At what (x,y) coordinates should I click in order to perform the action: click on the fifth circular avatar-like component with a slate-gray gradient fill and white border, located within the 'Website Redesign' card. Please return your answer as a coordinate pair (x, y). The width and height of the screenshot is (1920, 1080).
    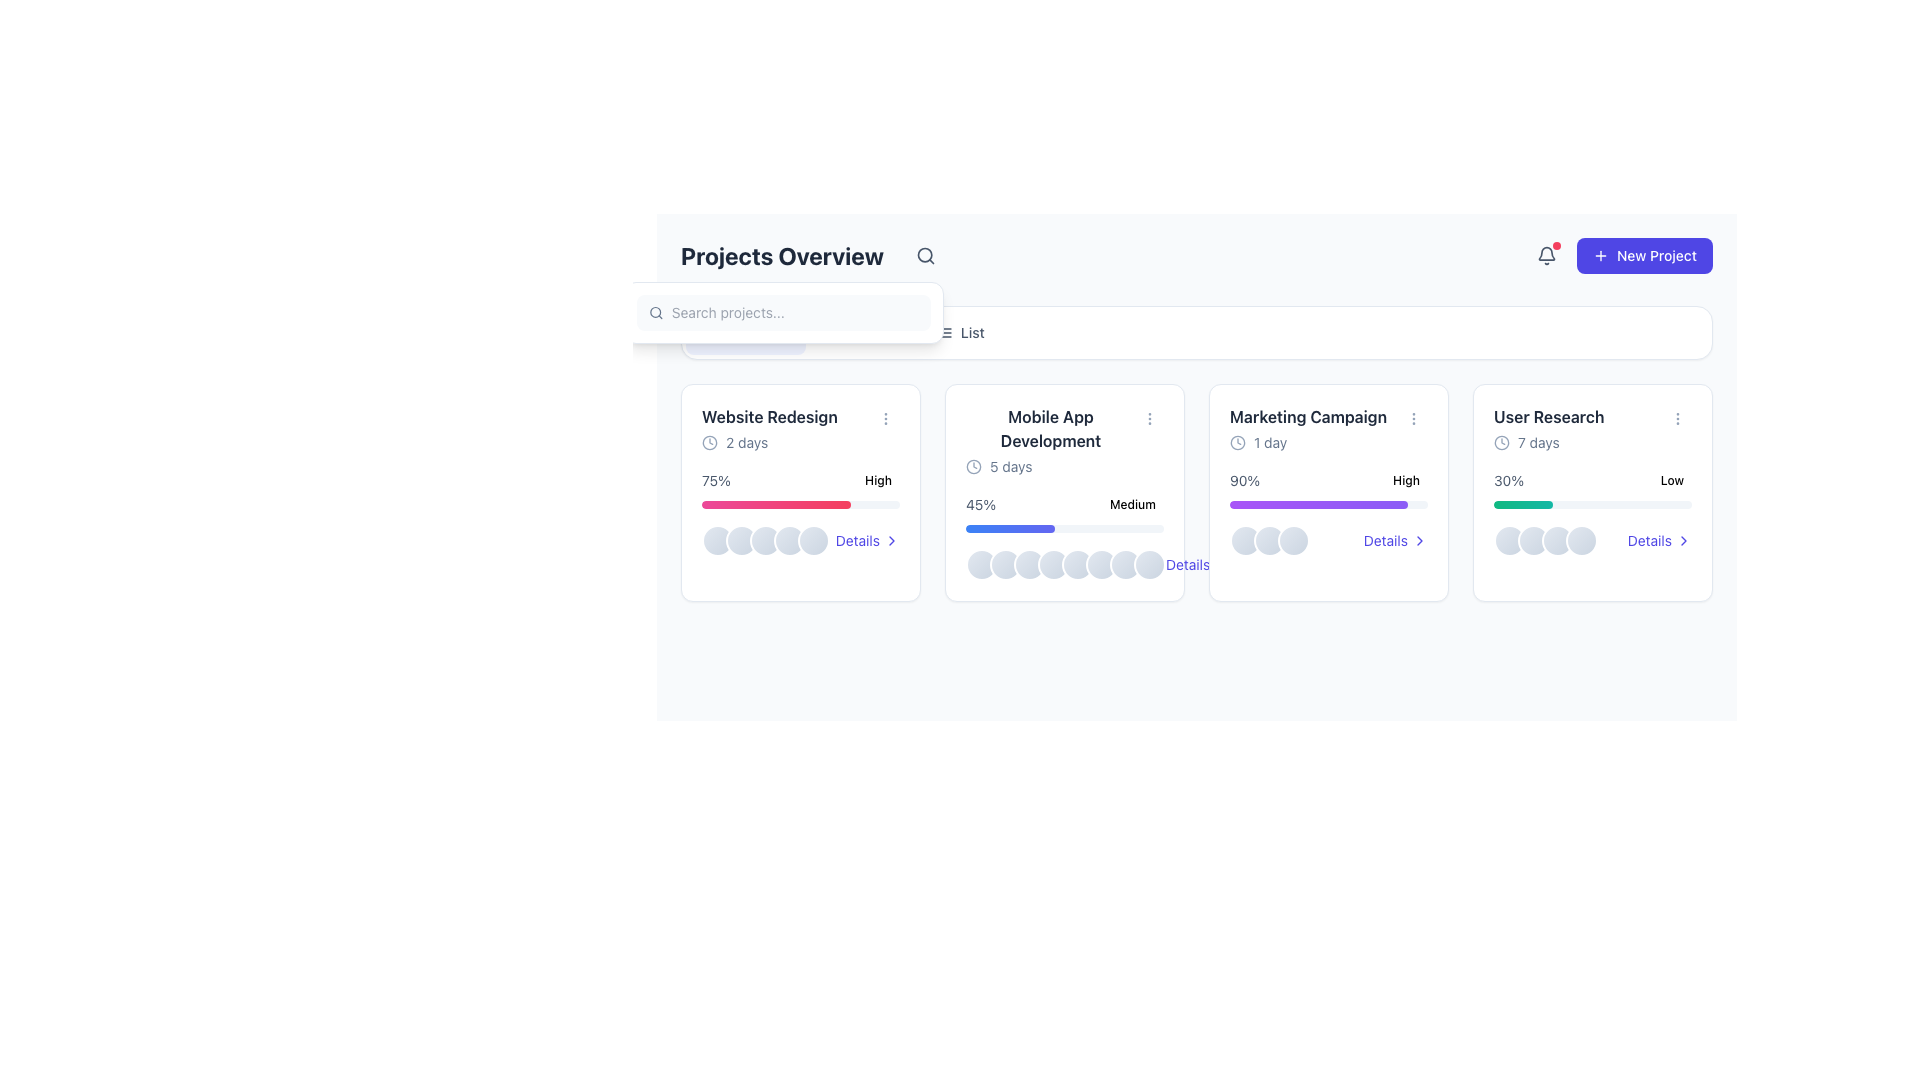
    Looking at the image, I should click on (814, 540).